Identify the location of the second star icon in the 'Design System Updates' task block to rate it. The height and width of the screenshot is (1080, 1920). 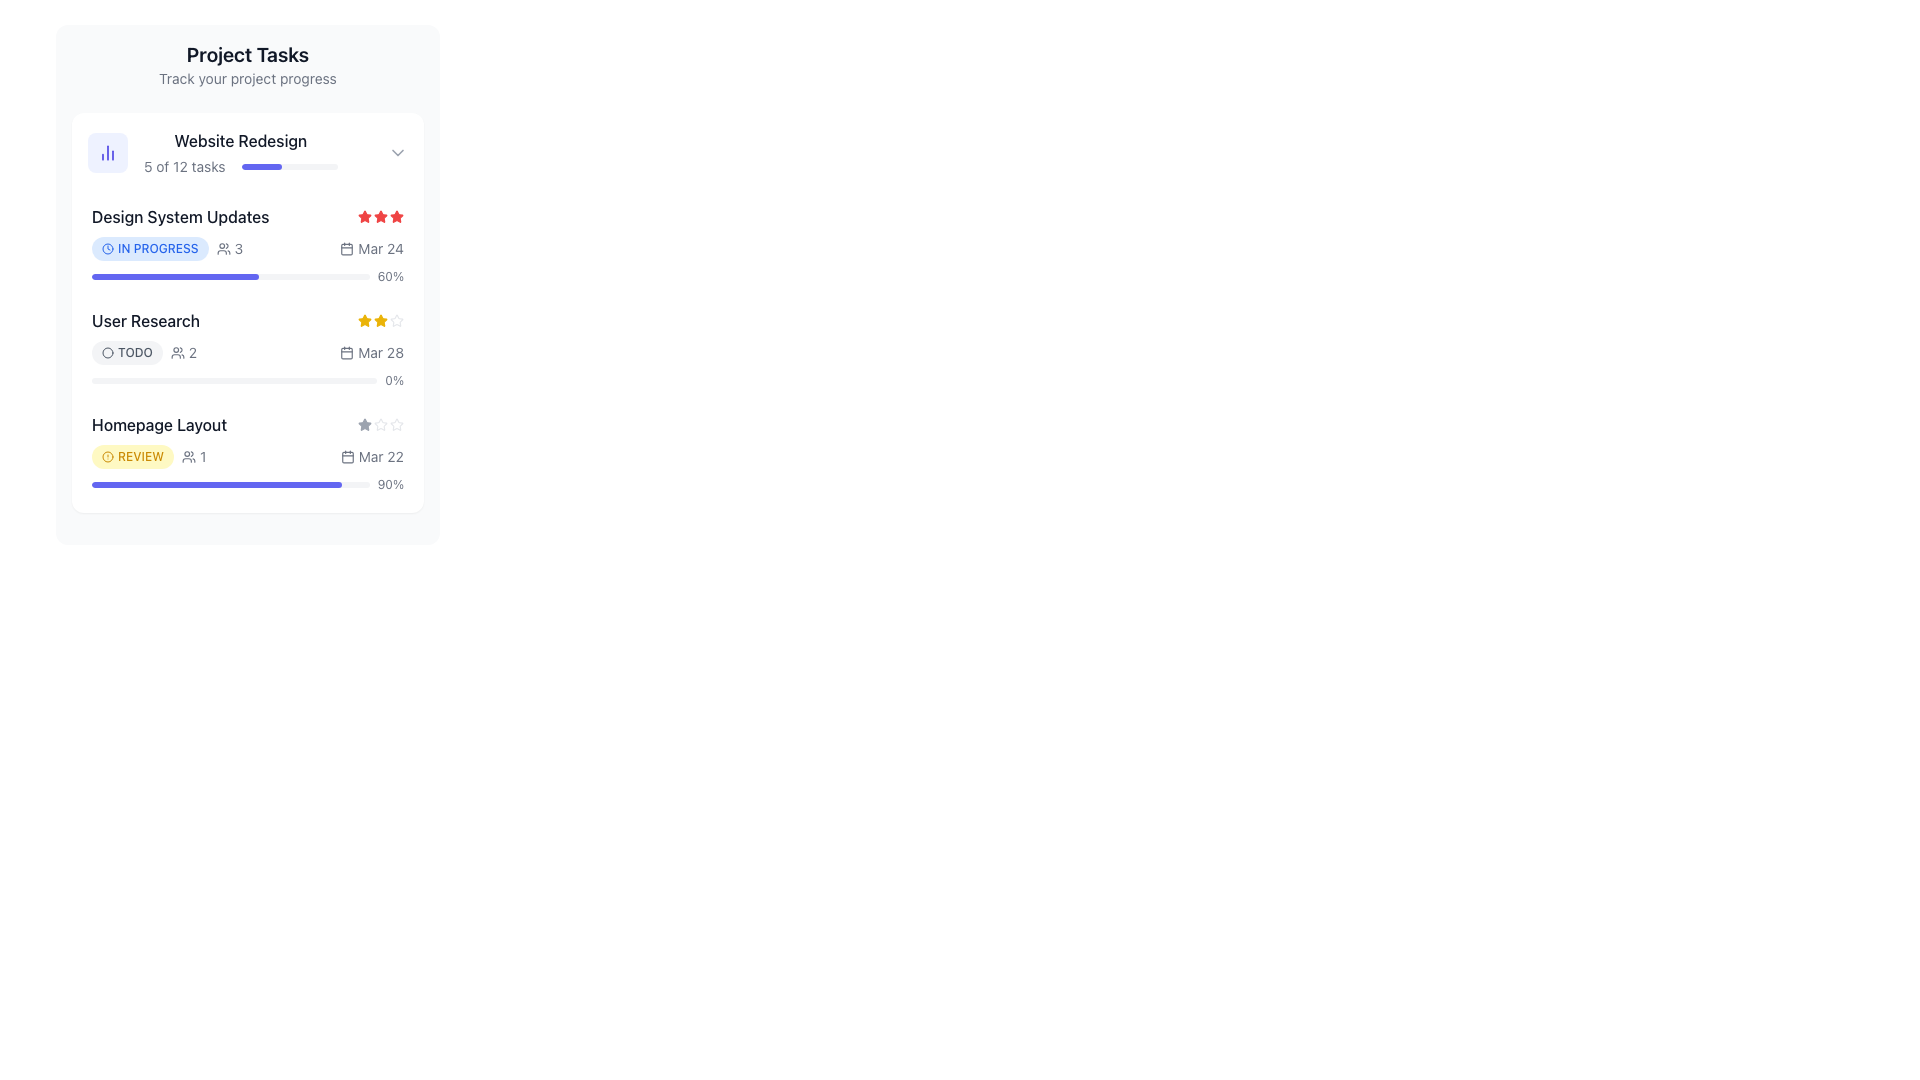
(364, 216).